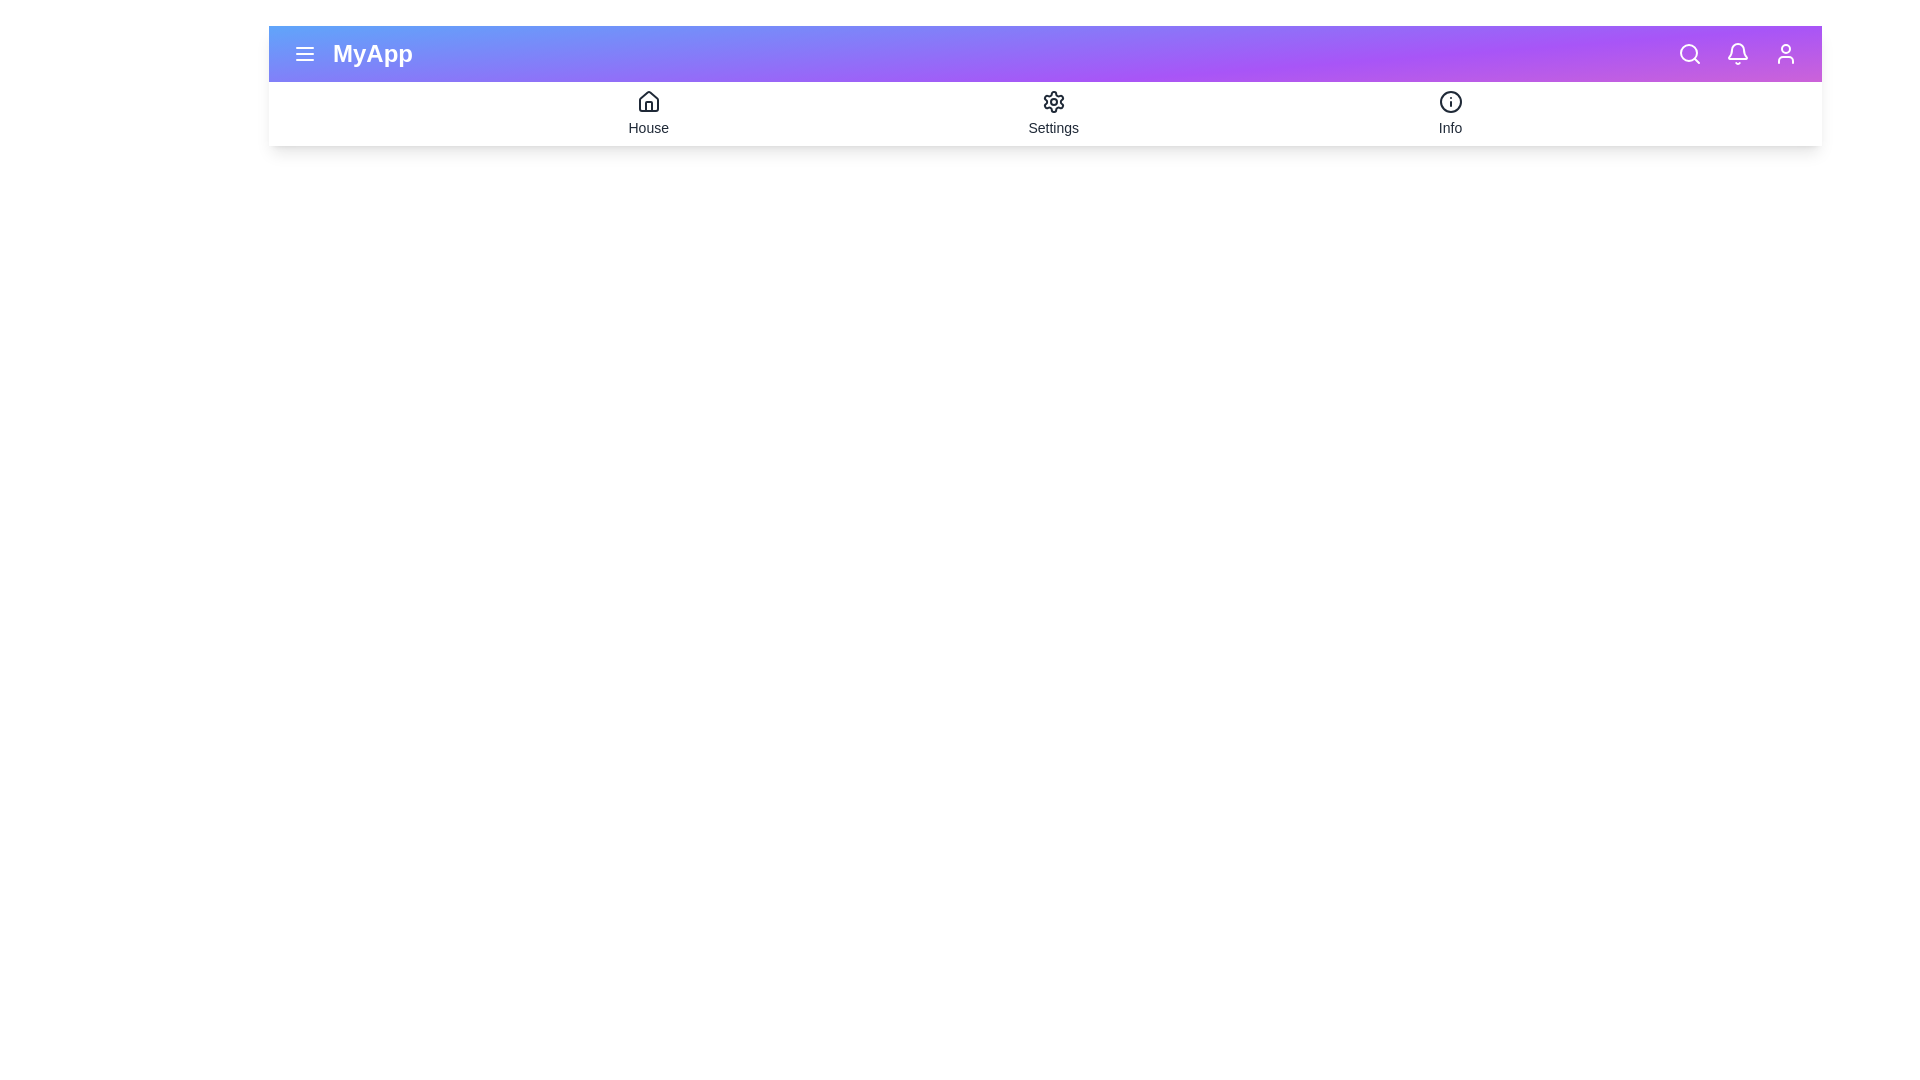 Image resolution: width=1920 pixels, height=1080 pixels. I want to click on the menu icon to open the navigation drawer, so click(304, 53).